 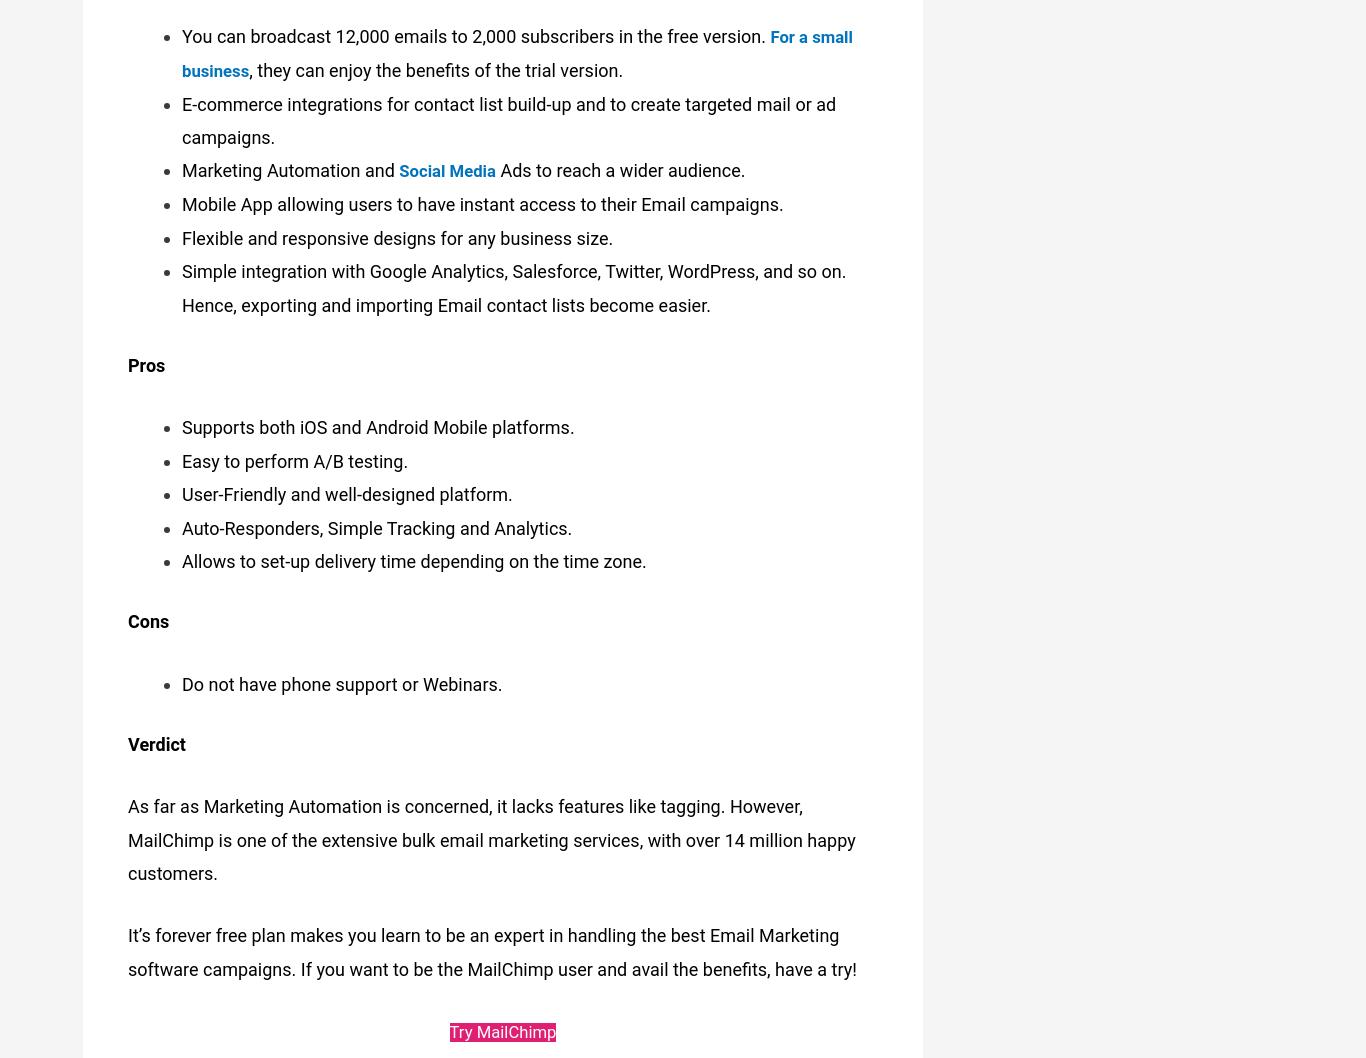 What do you see at coordinates (508, 113) in the screenshot?
I see `'E-commerce integrations for contact list build-up and to create targeted mail or ad campaigns.'` at bounding box center [508, 113].